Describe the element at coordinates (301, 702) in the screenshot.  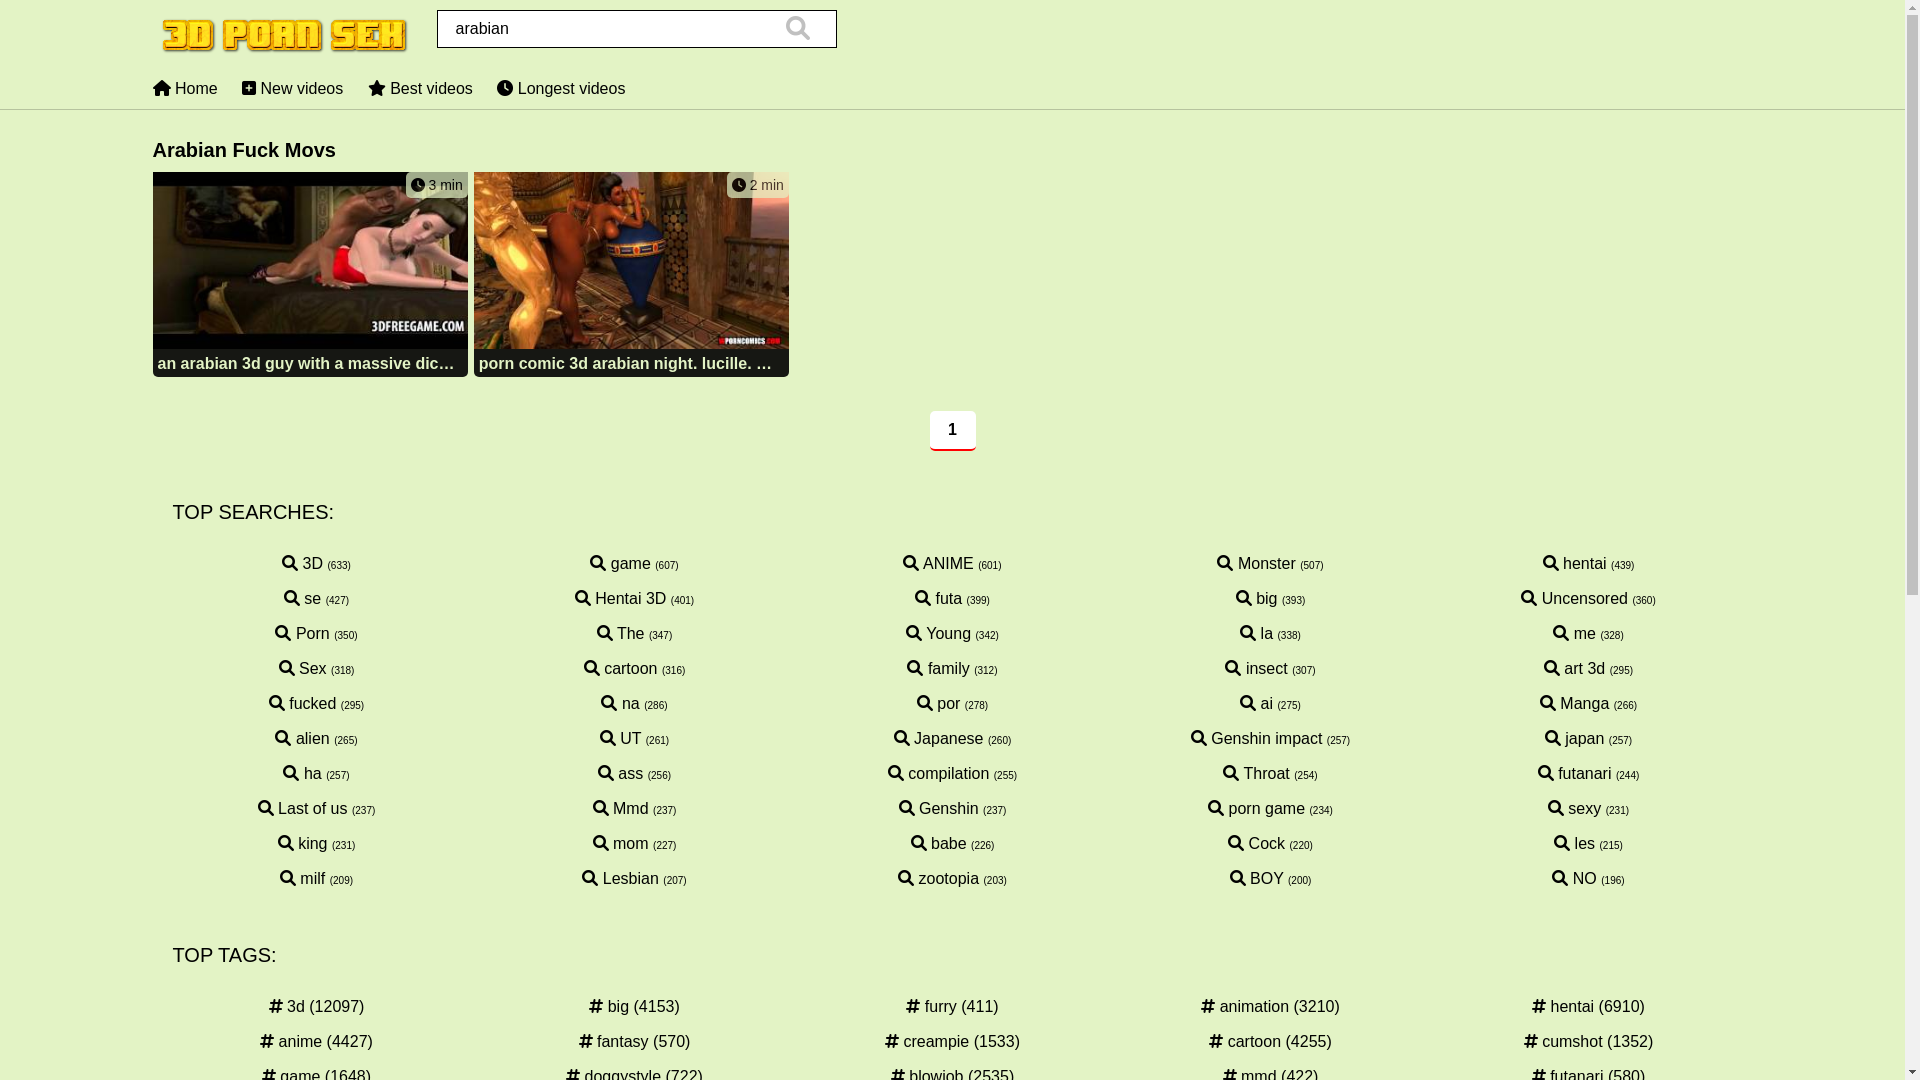
I see `'fucked'` at that location.